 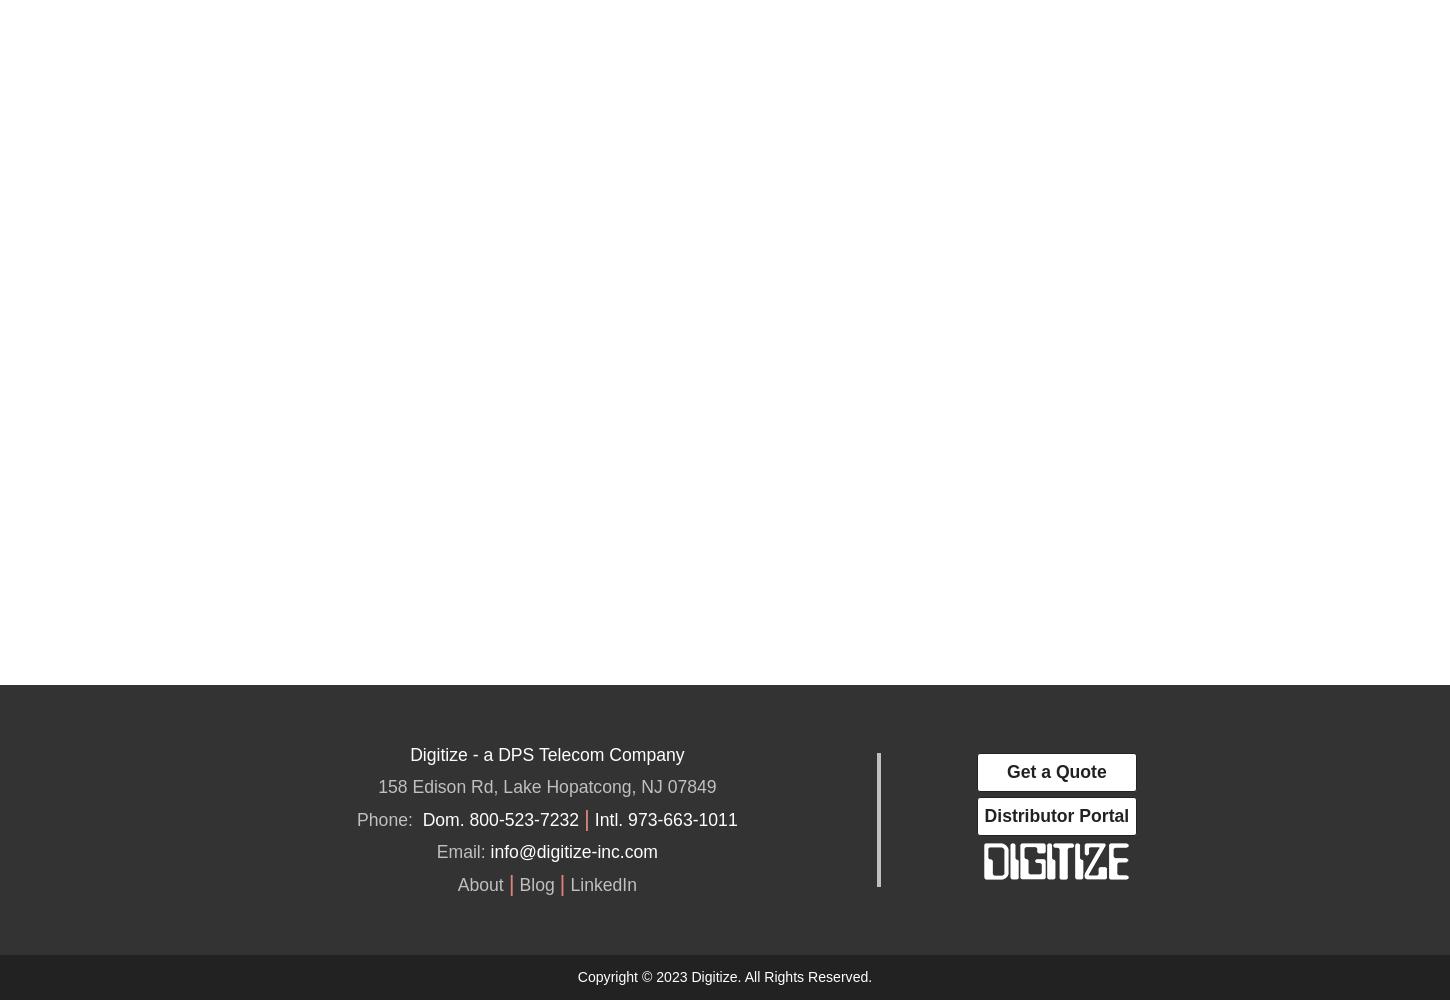 I want to click on 'Phone:', so click(x=386, y=818).